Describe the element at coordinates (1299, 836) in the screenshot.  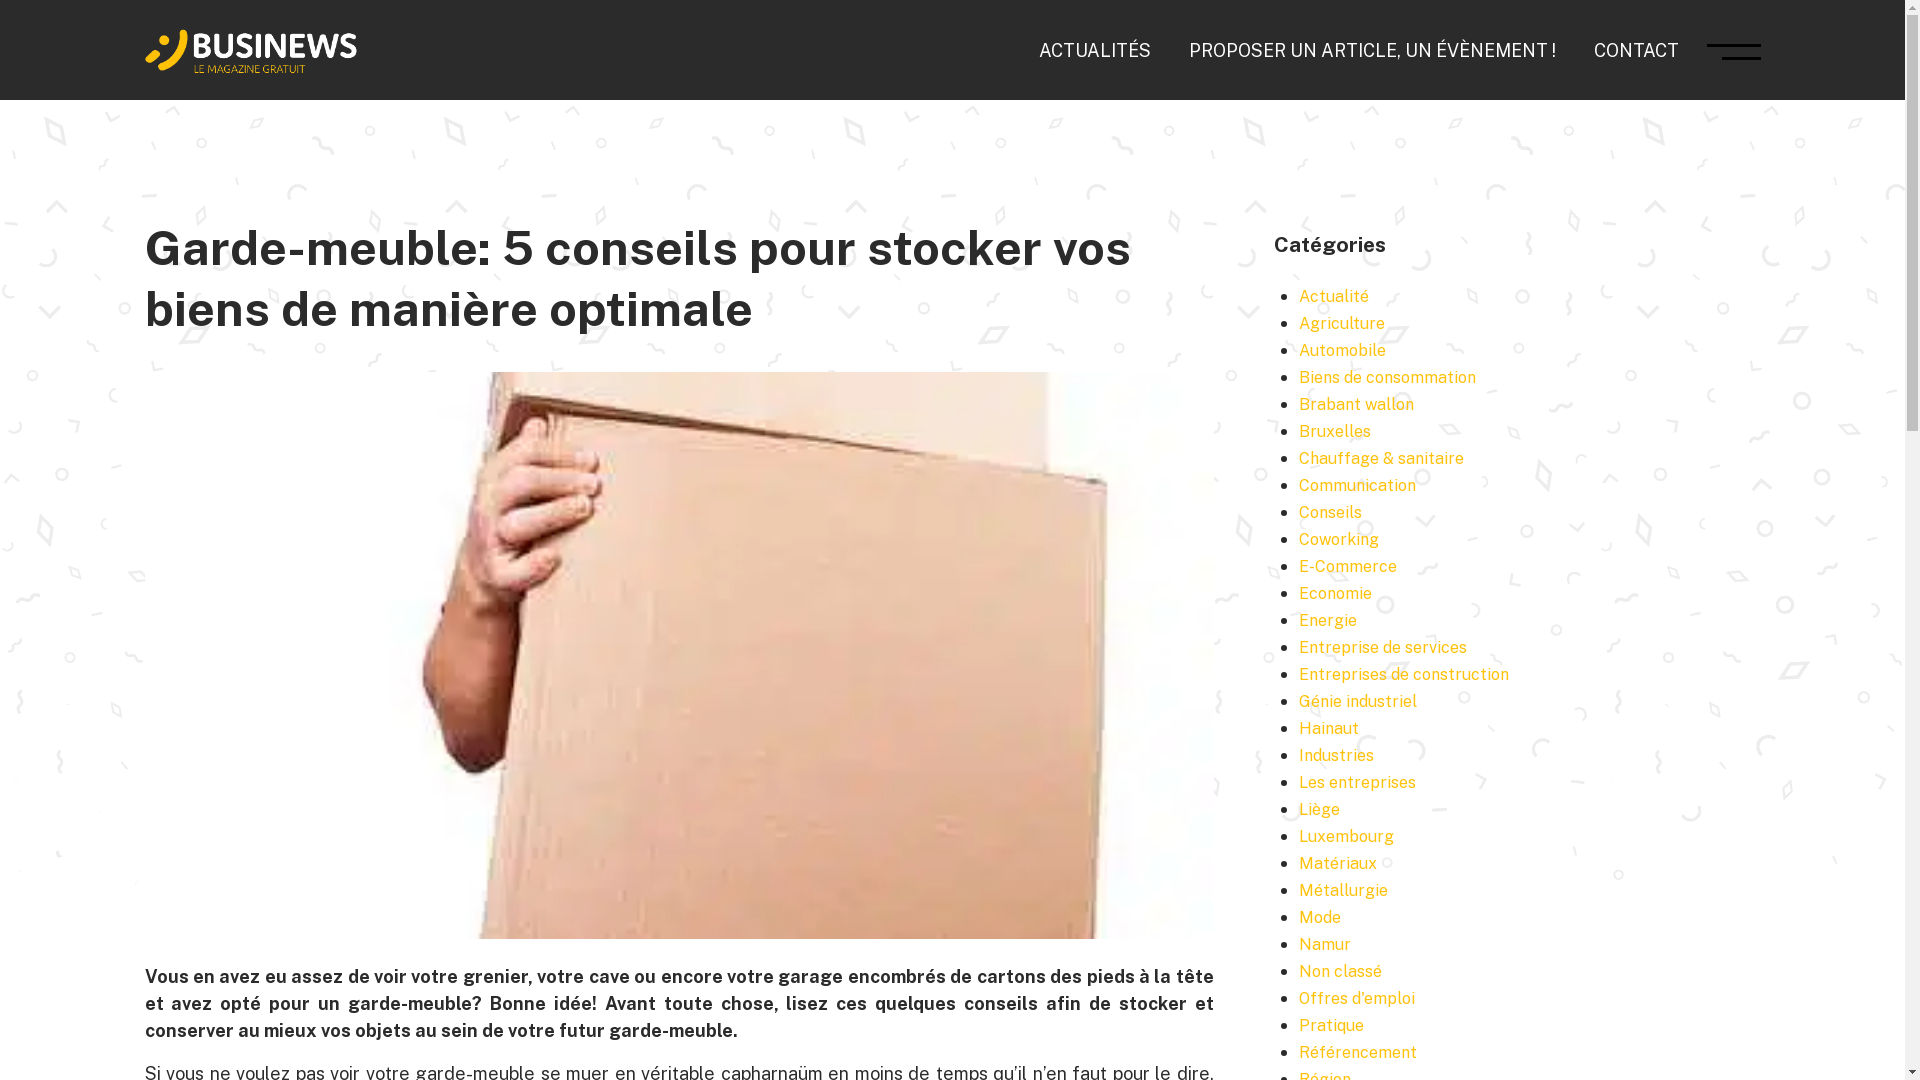
I see `'Luxembourg'` at that location.